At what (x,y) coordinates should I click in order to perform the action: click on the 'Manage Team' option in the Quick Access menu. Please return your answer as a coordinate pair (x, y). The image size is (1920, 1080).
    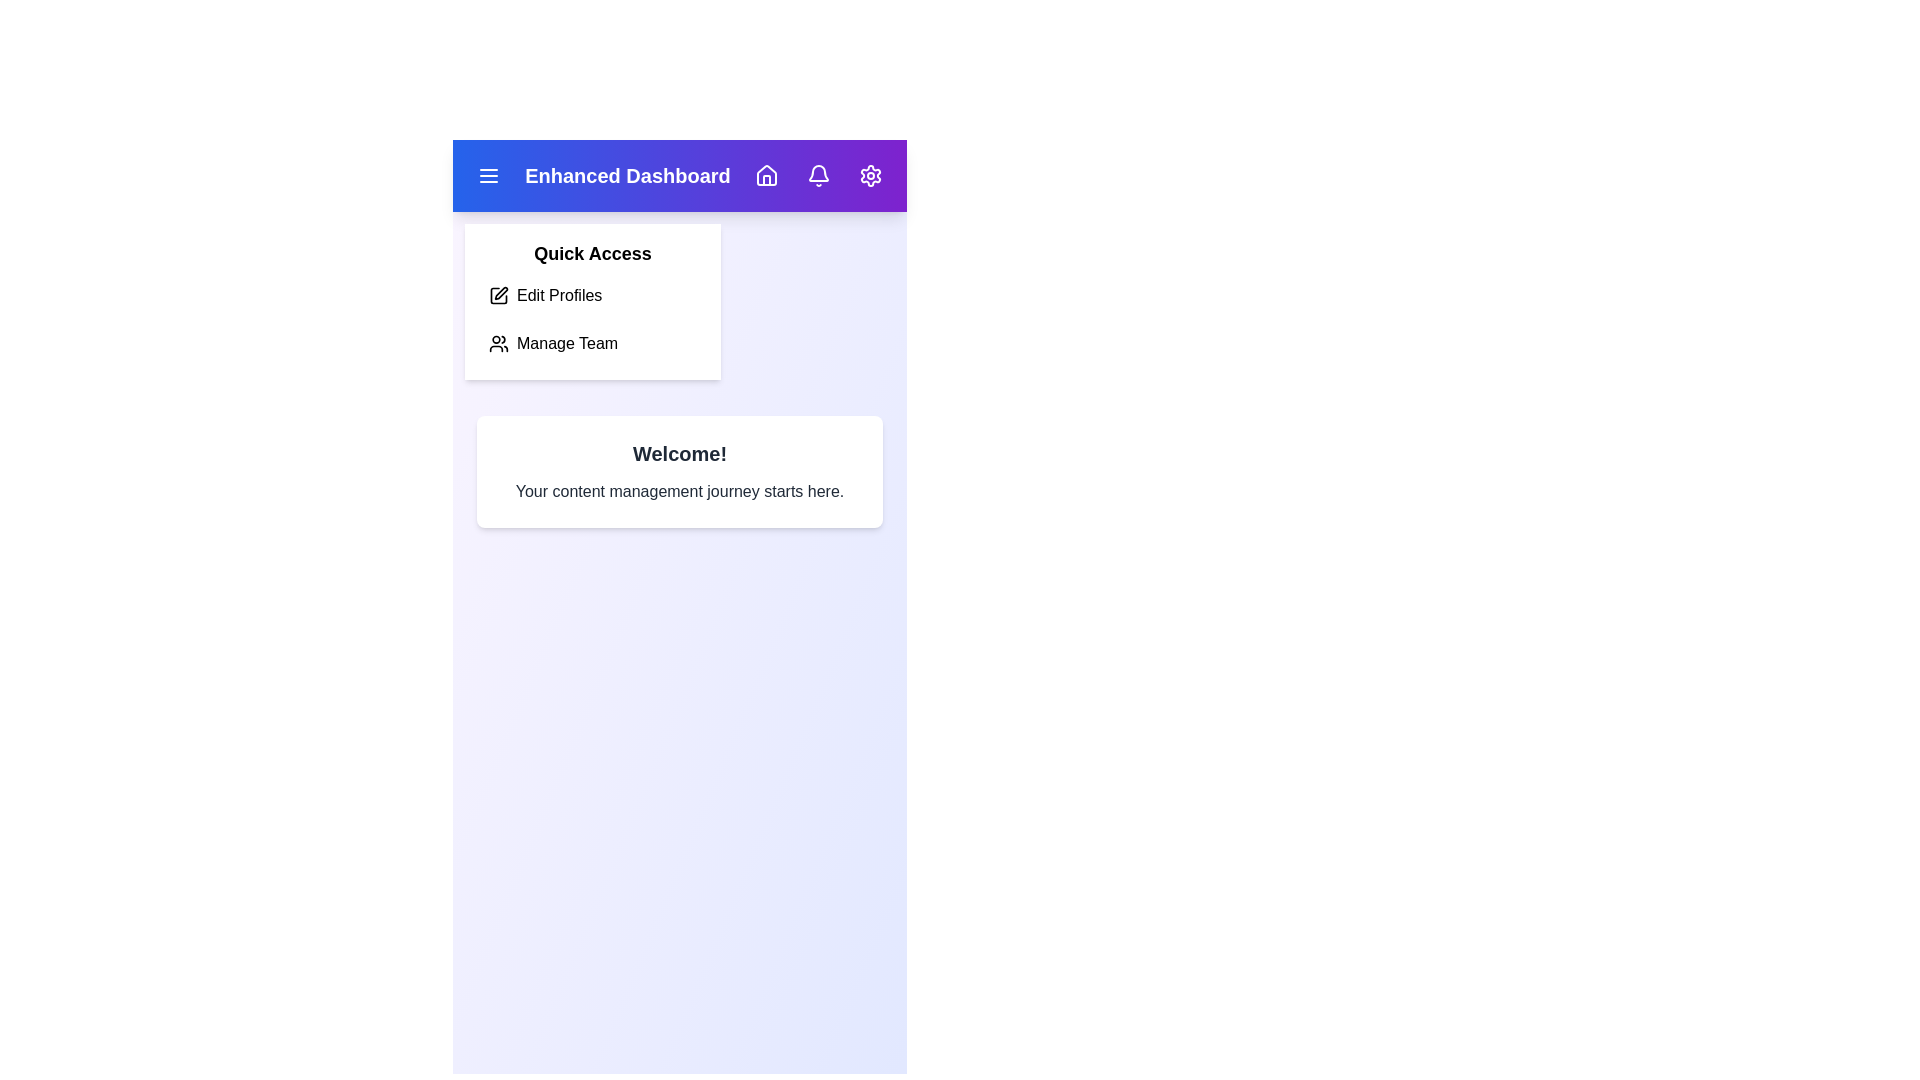
    Looking at the image, I should click on (592, 342).